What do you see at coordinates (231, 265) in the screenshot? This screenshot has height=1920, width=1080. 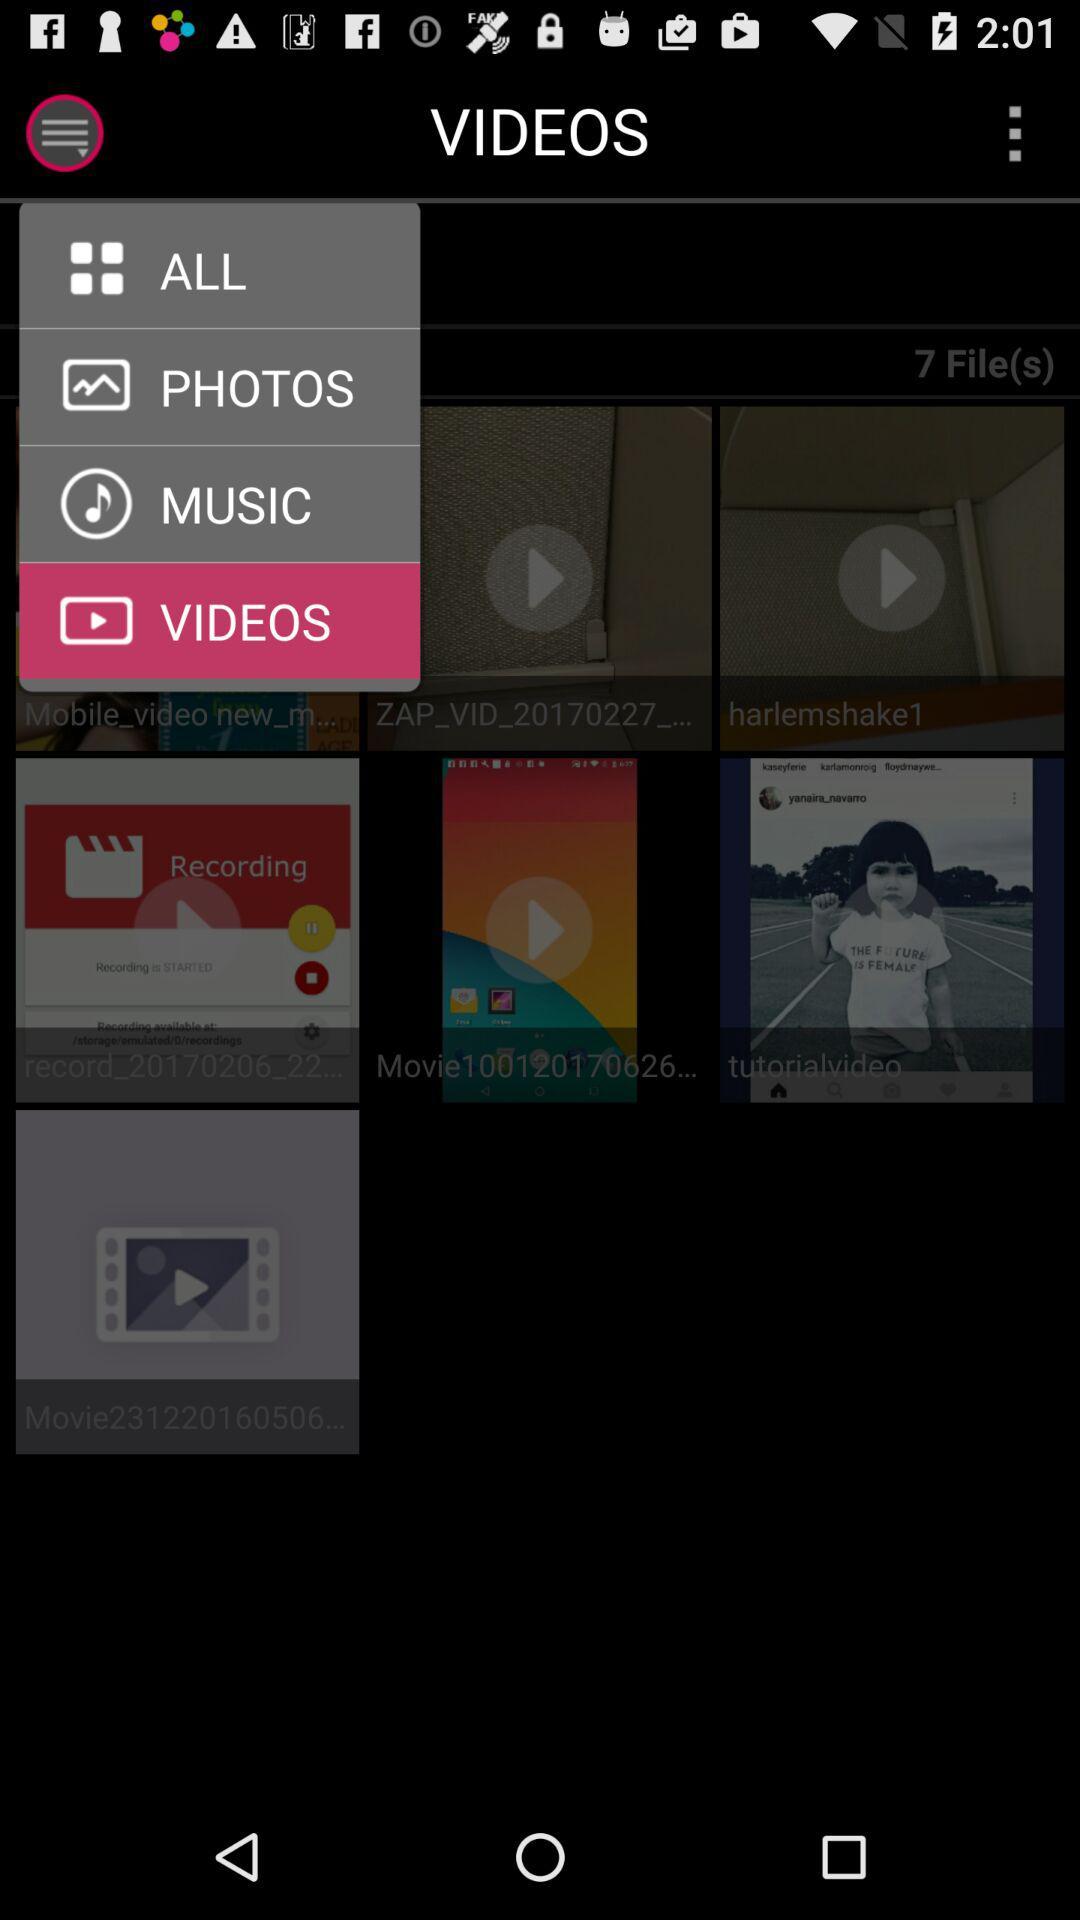 I see `all items` at bounding box center [231, 265].